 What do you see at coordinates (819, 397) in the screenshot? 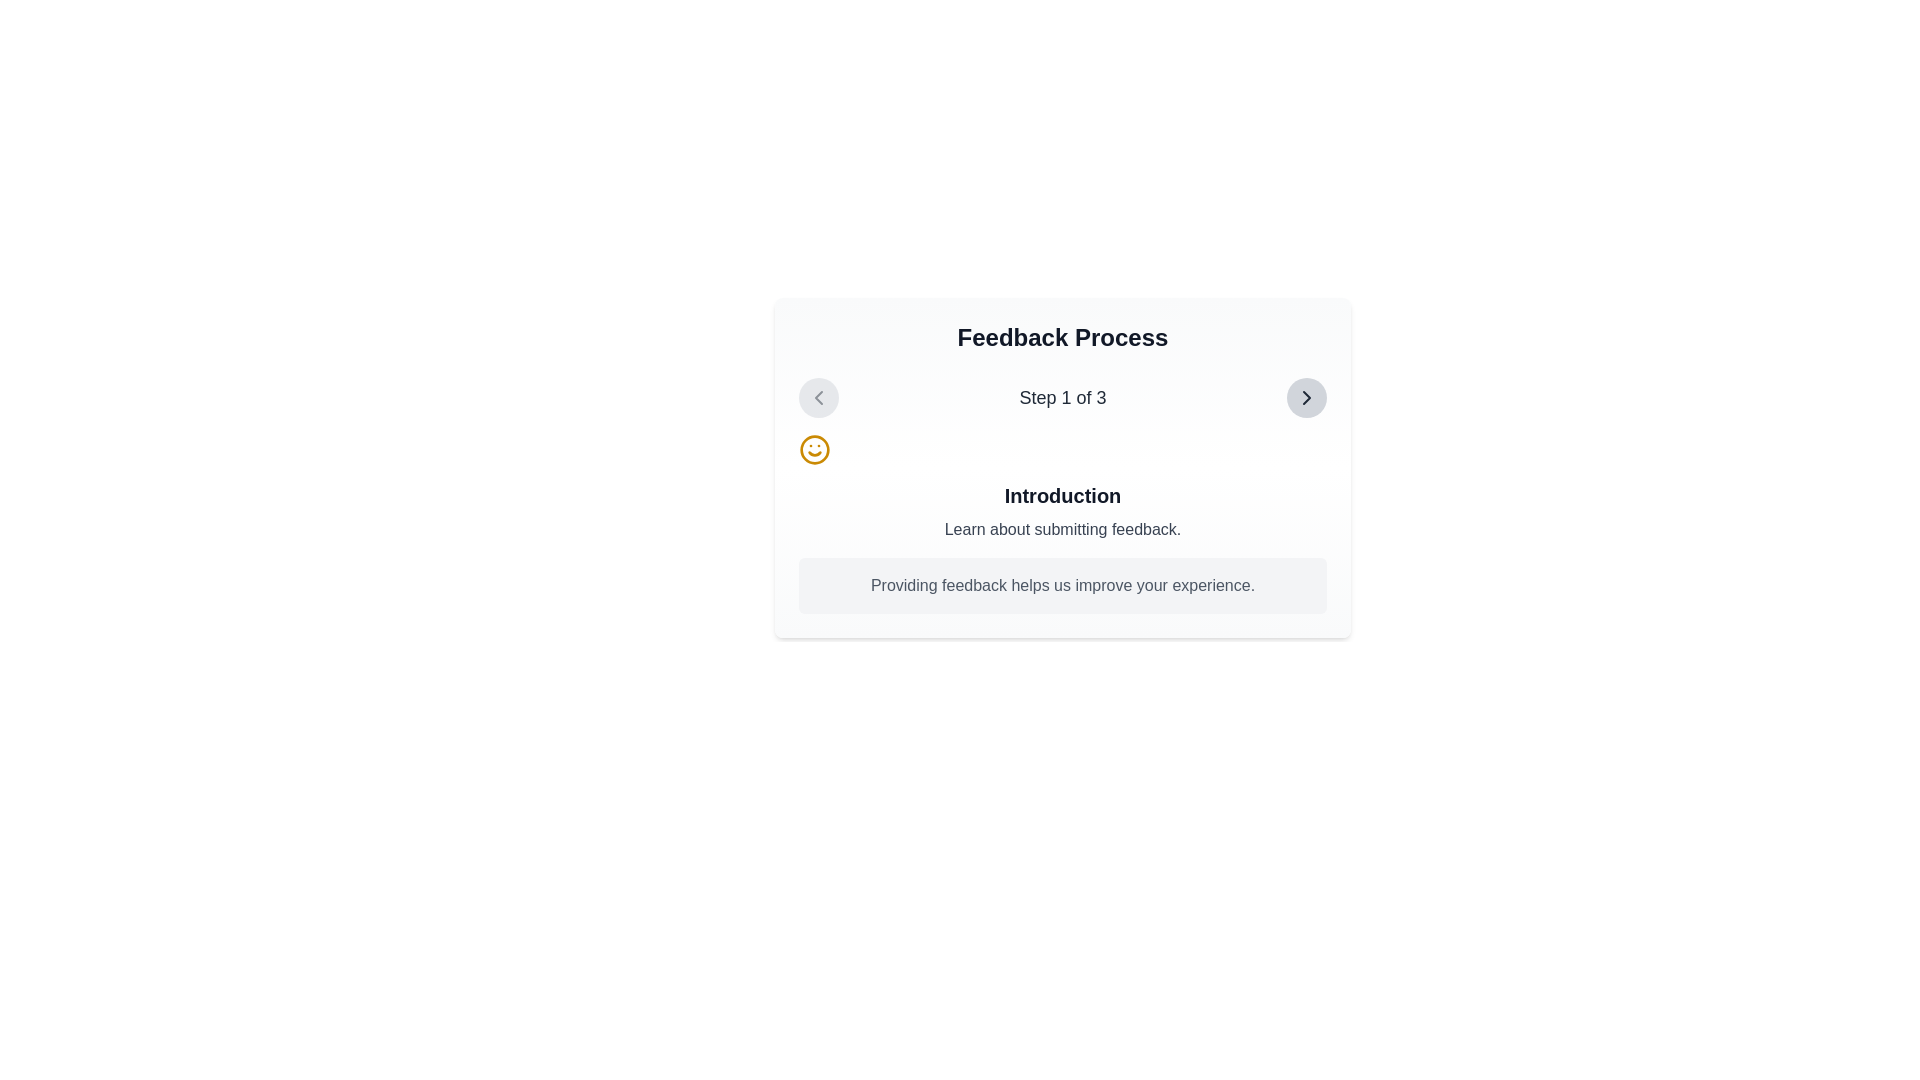
I see `the left navigation icon, which is a triangular arrow pointing left` at bounding box center [819, 397].